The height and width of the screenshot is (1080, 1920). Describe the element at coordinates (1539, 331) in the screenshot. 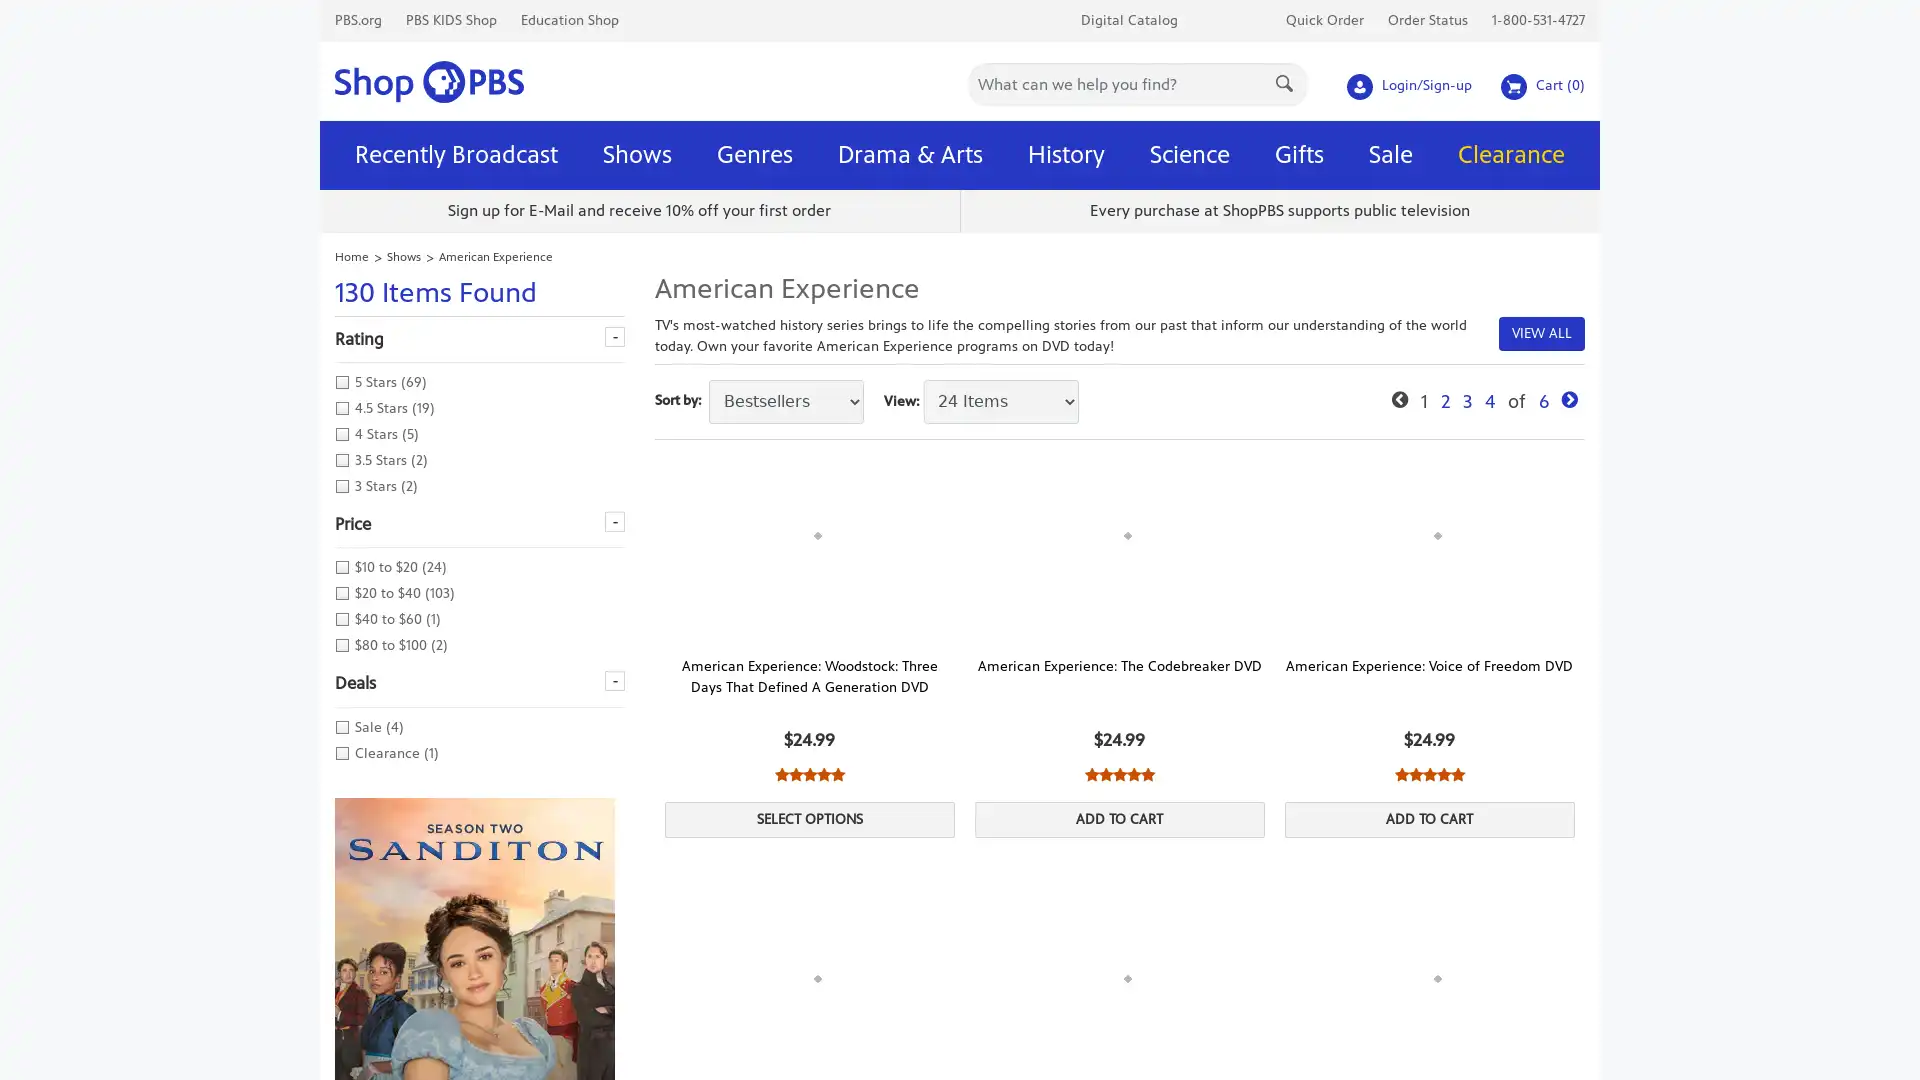

I see `VIEW ALL` at that location.